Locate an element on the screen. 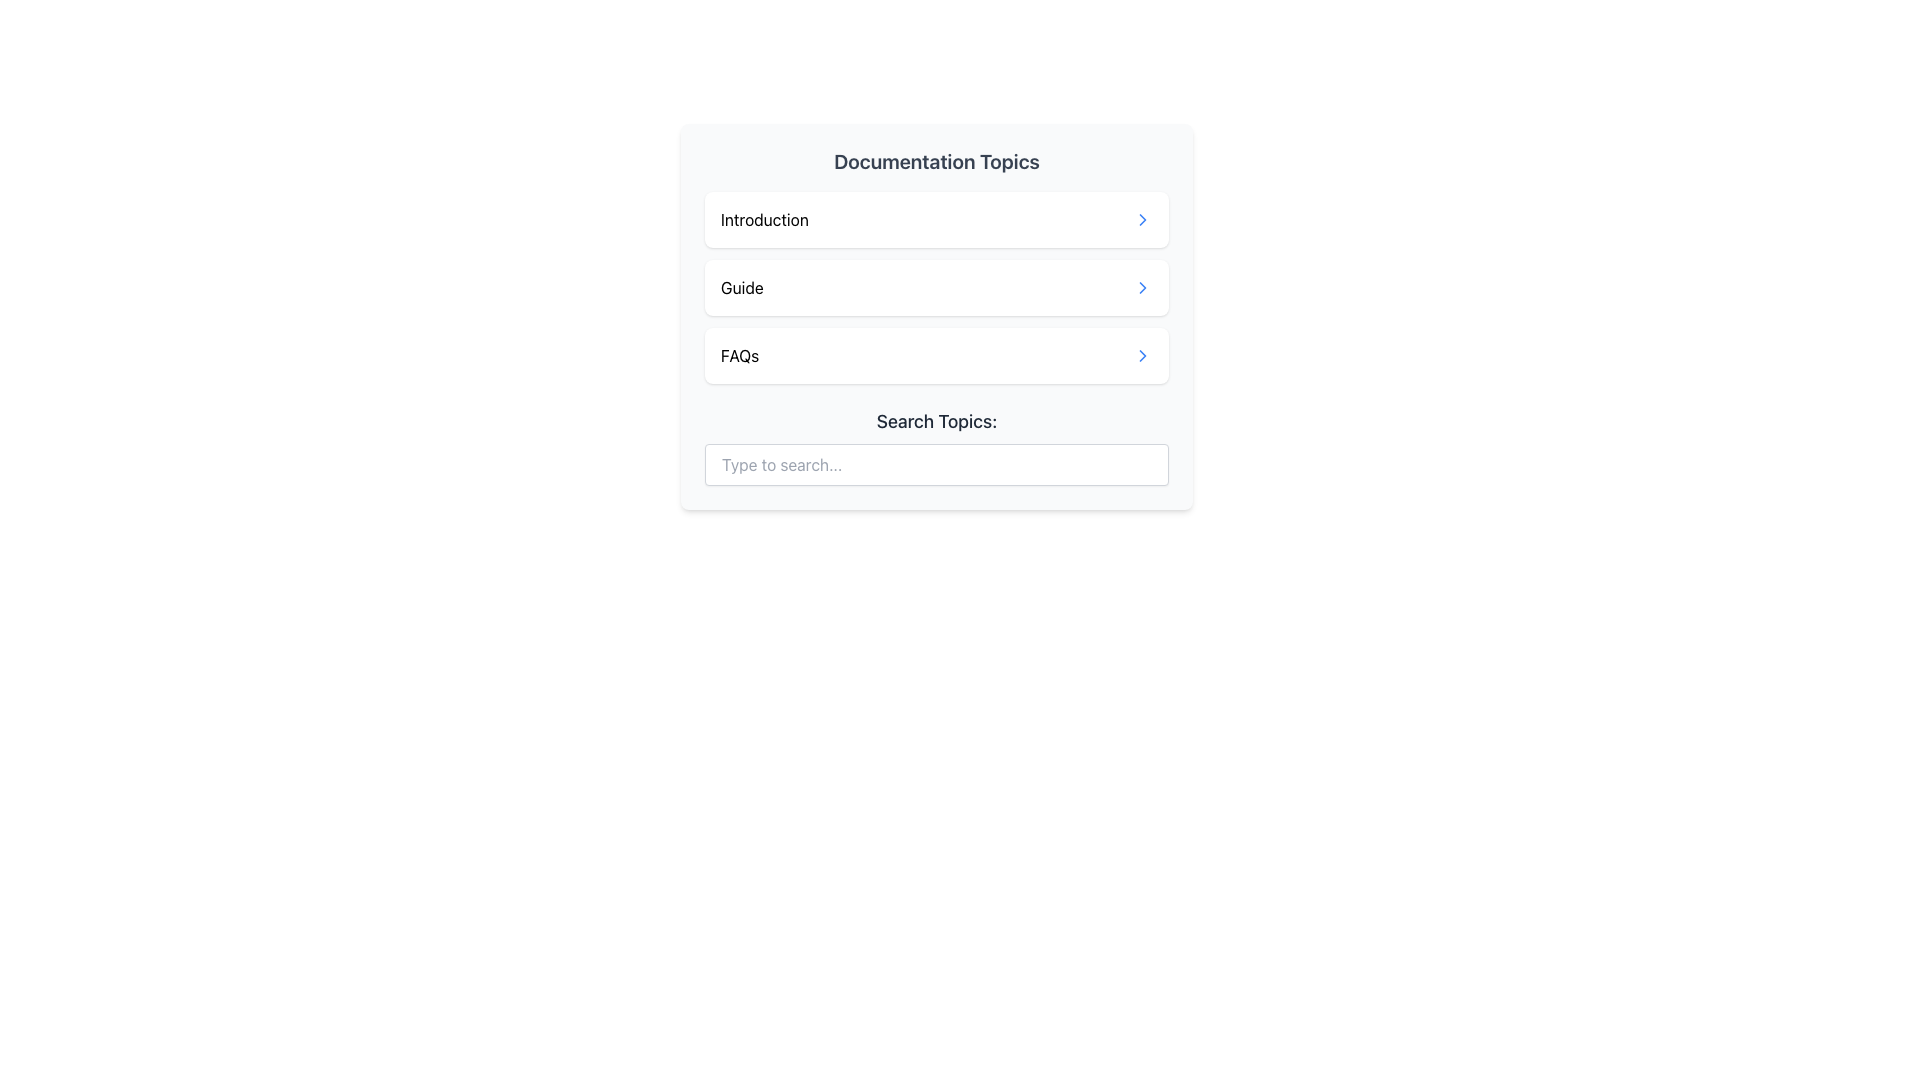  the 'Guide' button located below 'Introduction' and above 'FAQs' in the 'Documentation Topics' section is located at coordinates (935, 288).